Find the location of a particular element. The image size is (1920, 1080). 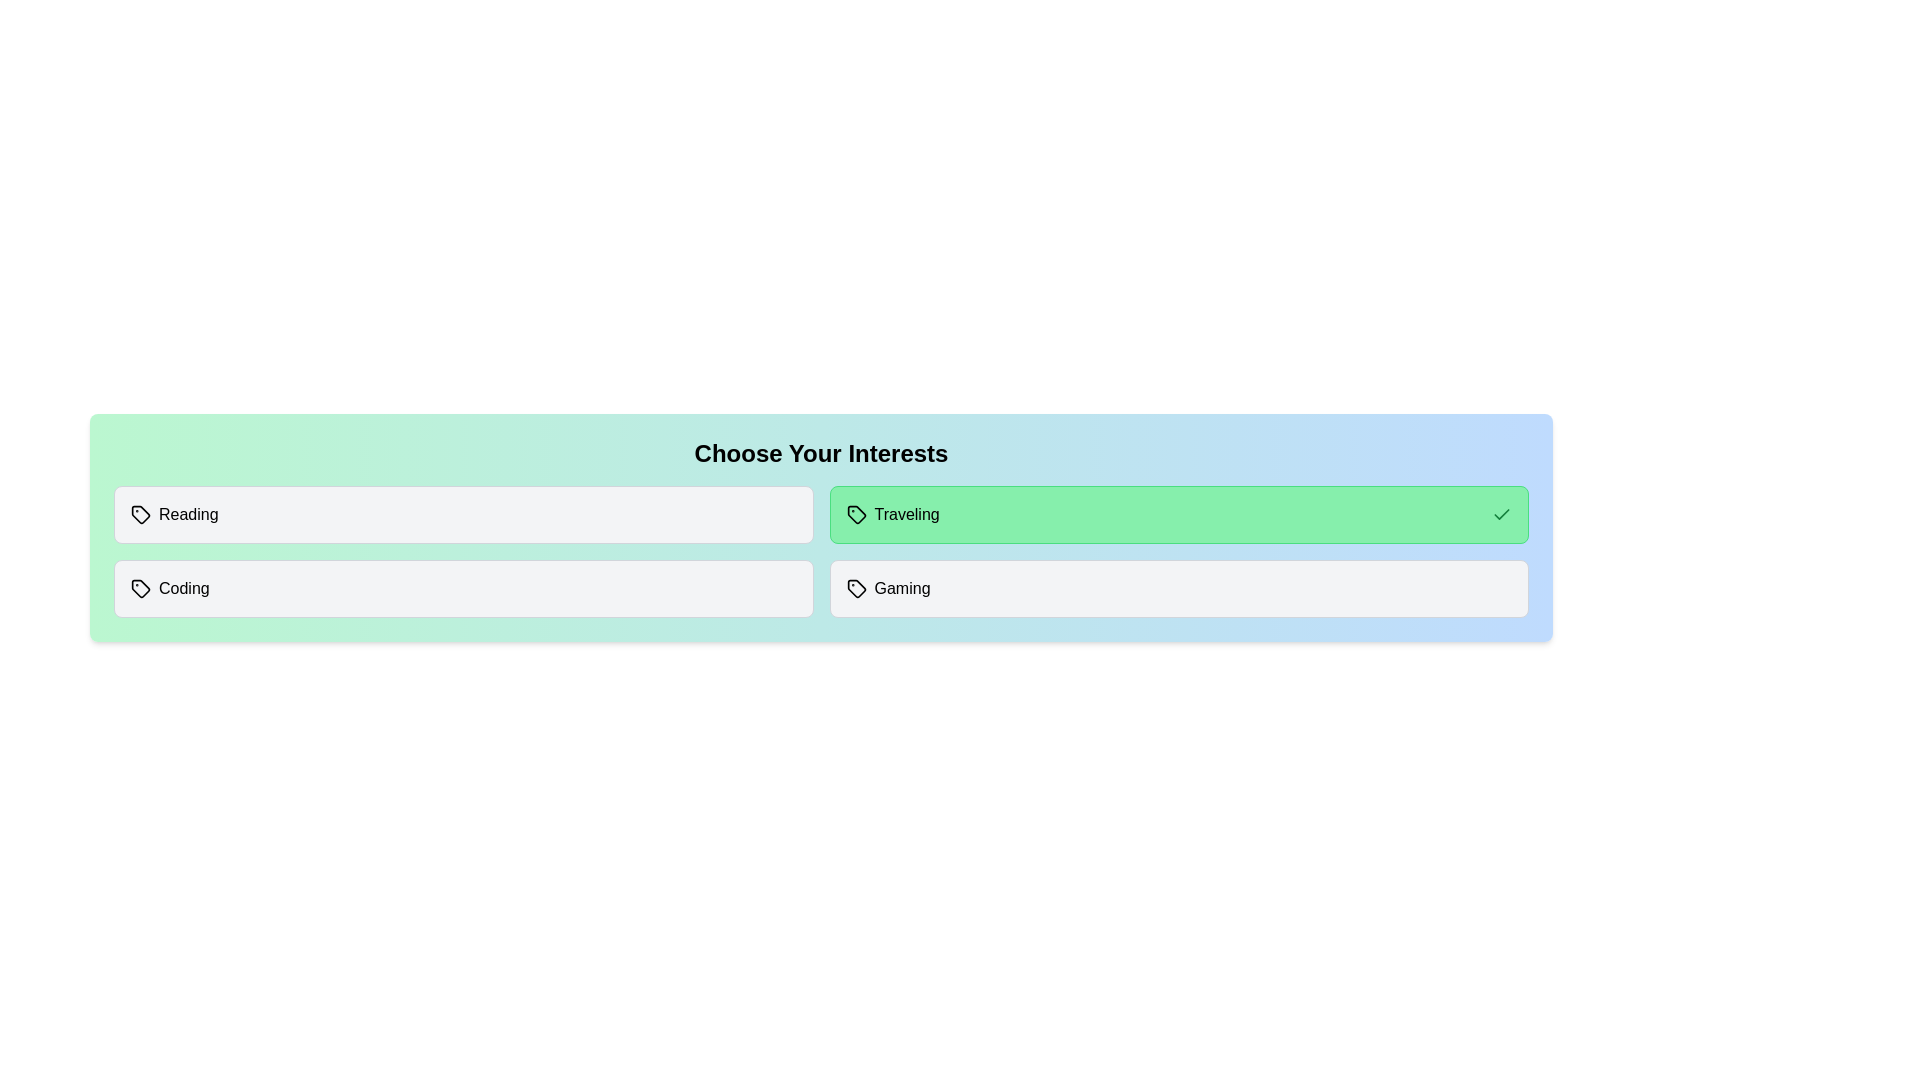

the interest item Gaming is located at coordinates (1179, 588).